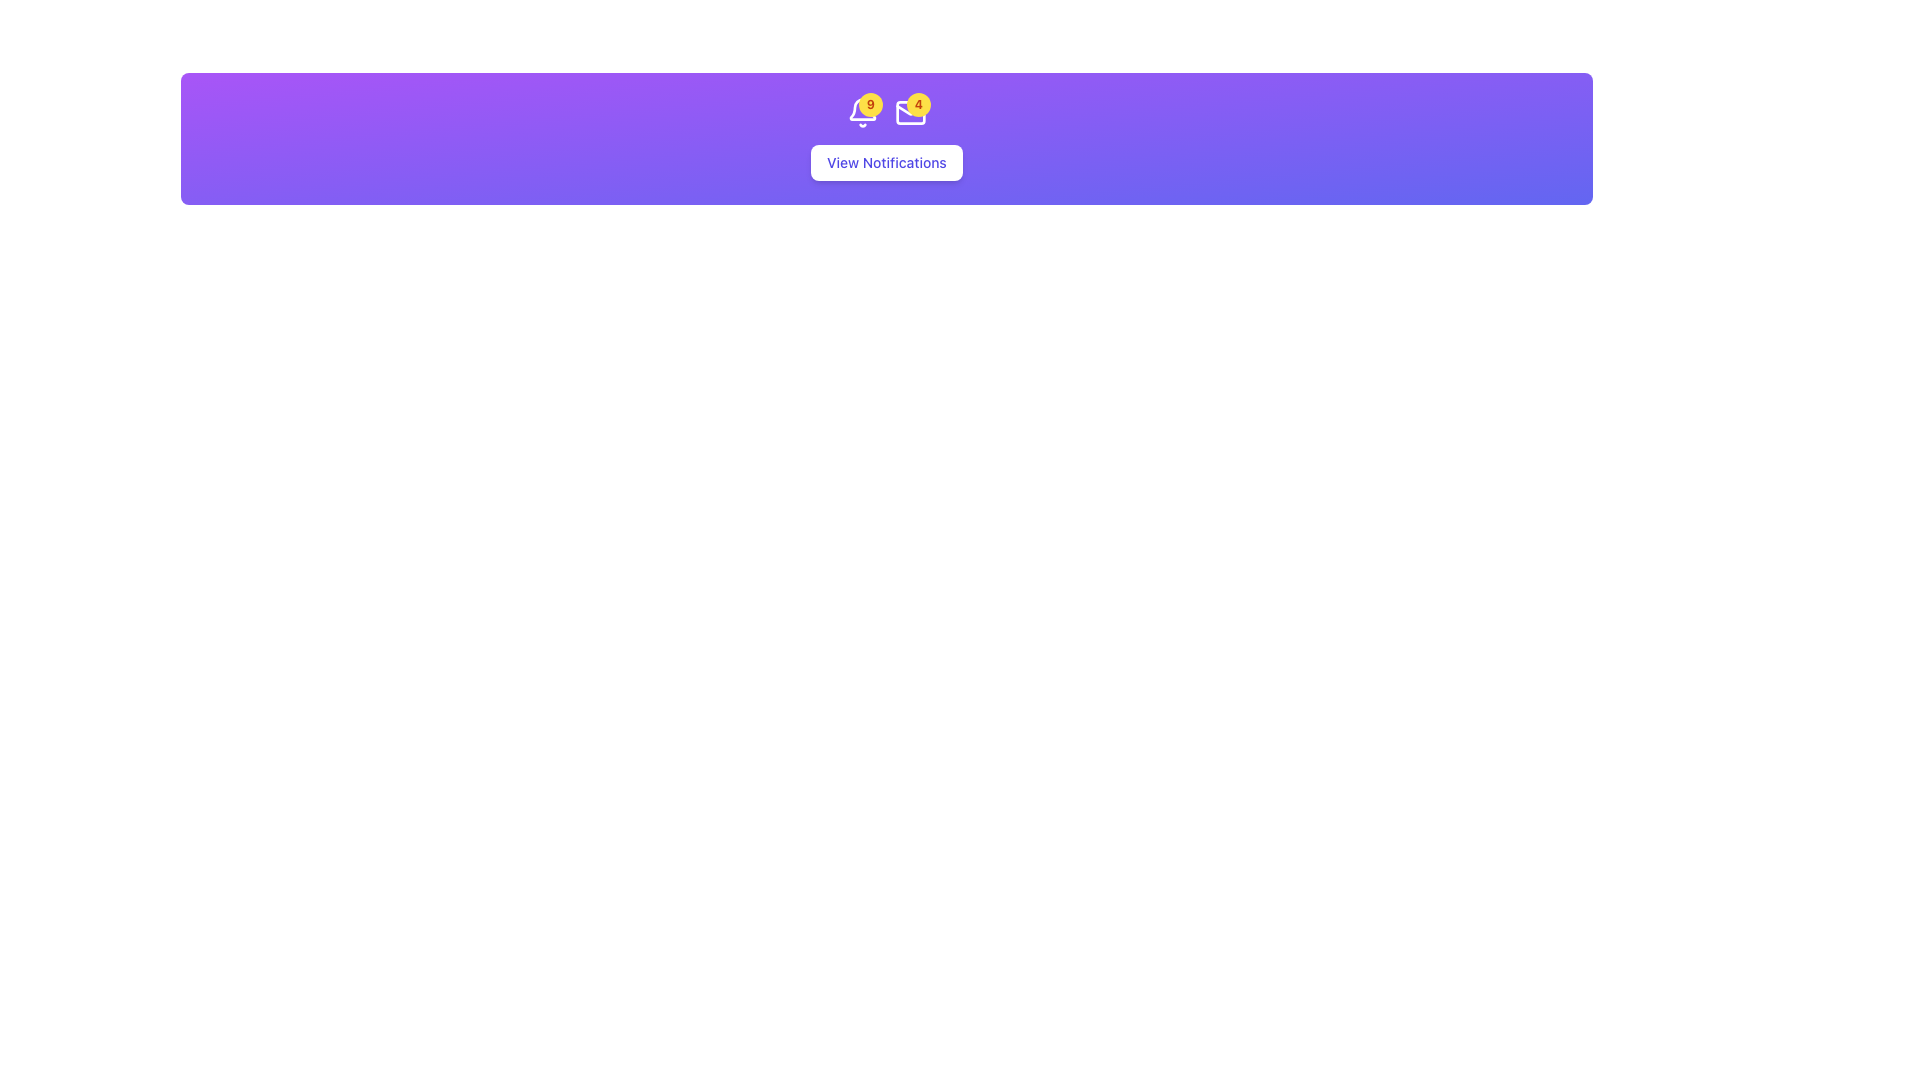 The height and width of the screenshot is (1080, 1920). What do you see at coordinates (870, 104) in the screenshot?
I see `the circular notification badge displaying the number '9' in bold orange text on a yellow background, located near the top-right corner of the bell icon` at bounding box center [870, 104].